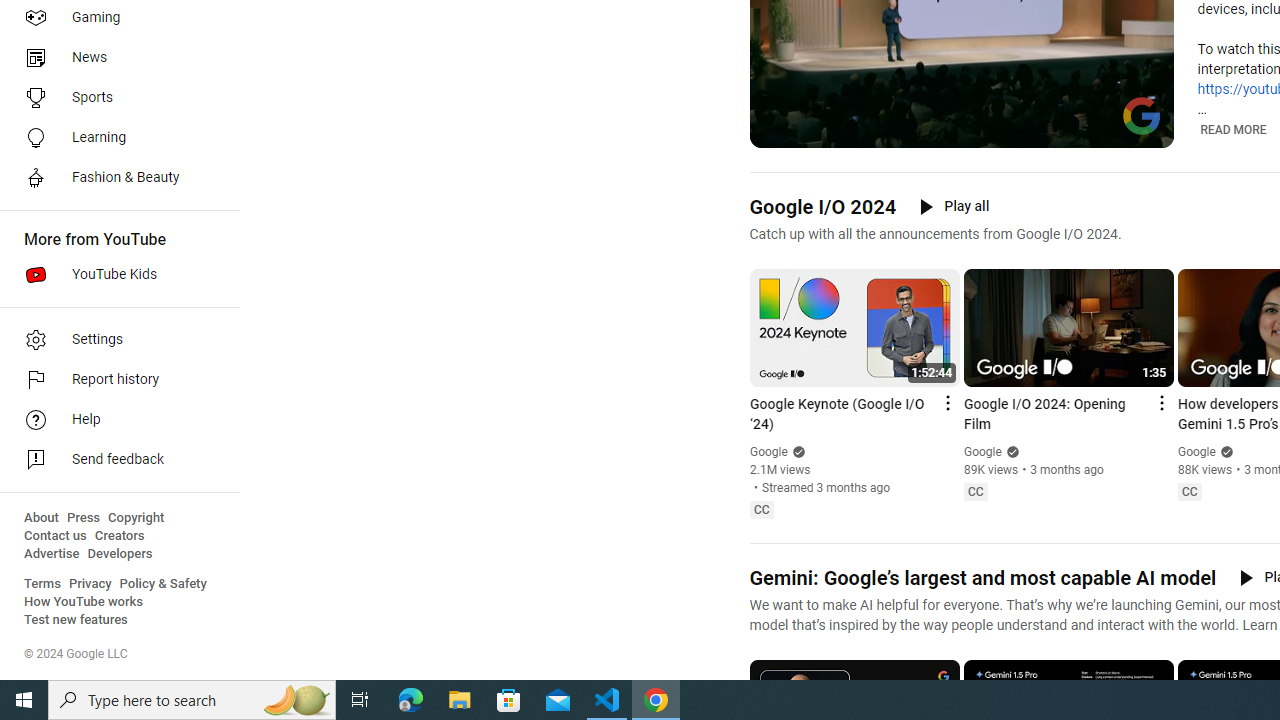  What do you see at coordinates (823, 206) in the screenshot?
I see `'Google I/O 2024'` at bounding box center [823, 206].